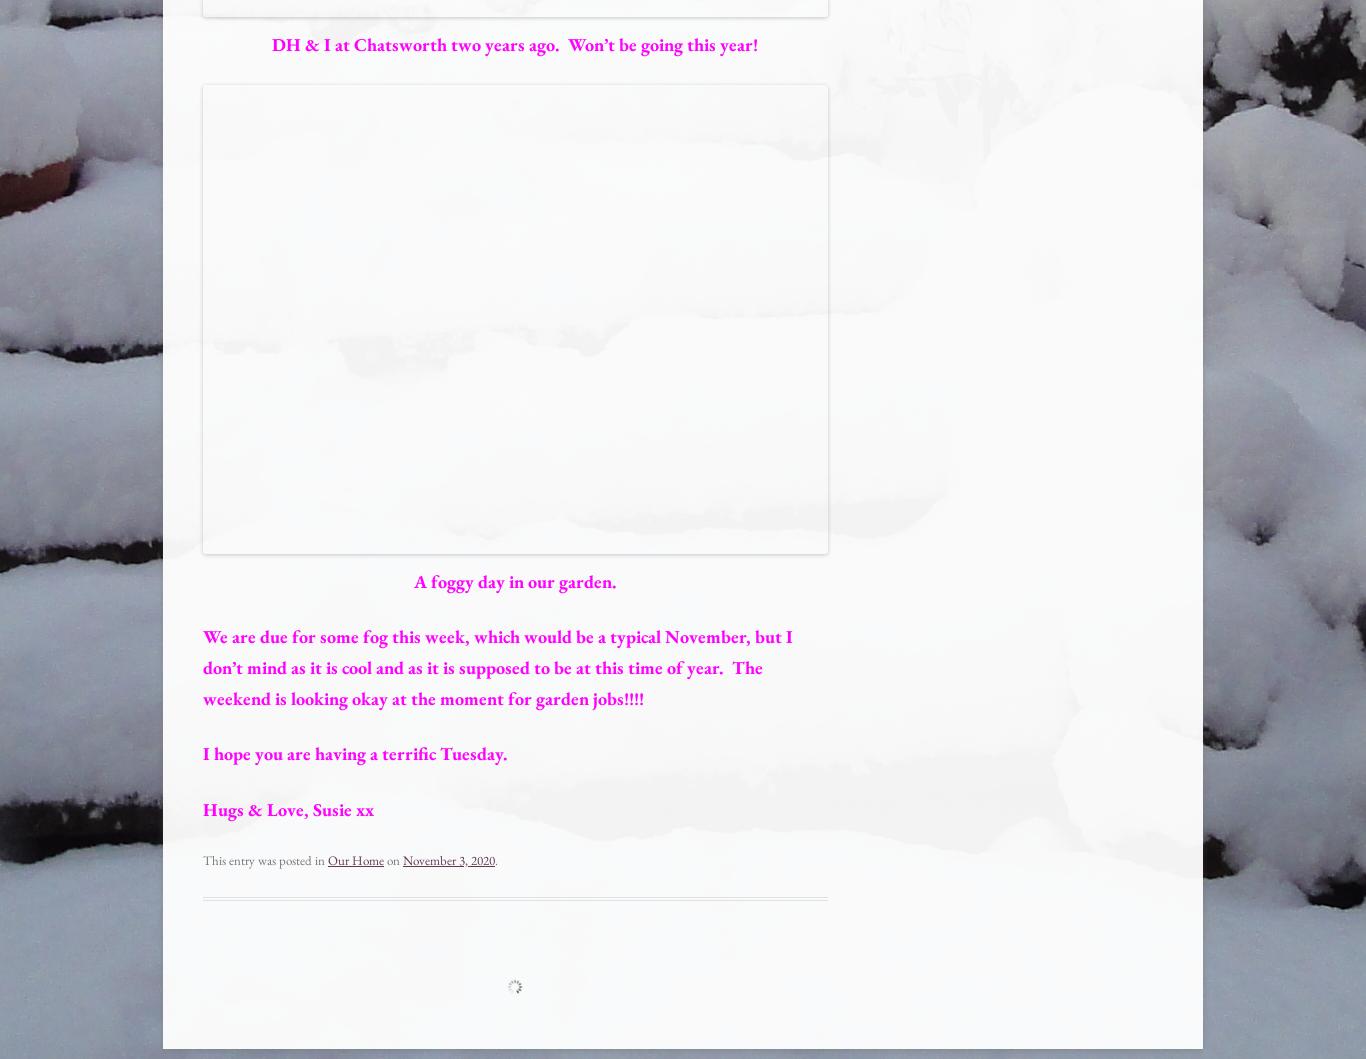 The width and height of the screenshot is (1366, 1059). What do you see at coordinates (288, 807) in the screenshot?
I see `'Hugs & Love, Susie xx'` at bounding box center [288, 807].